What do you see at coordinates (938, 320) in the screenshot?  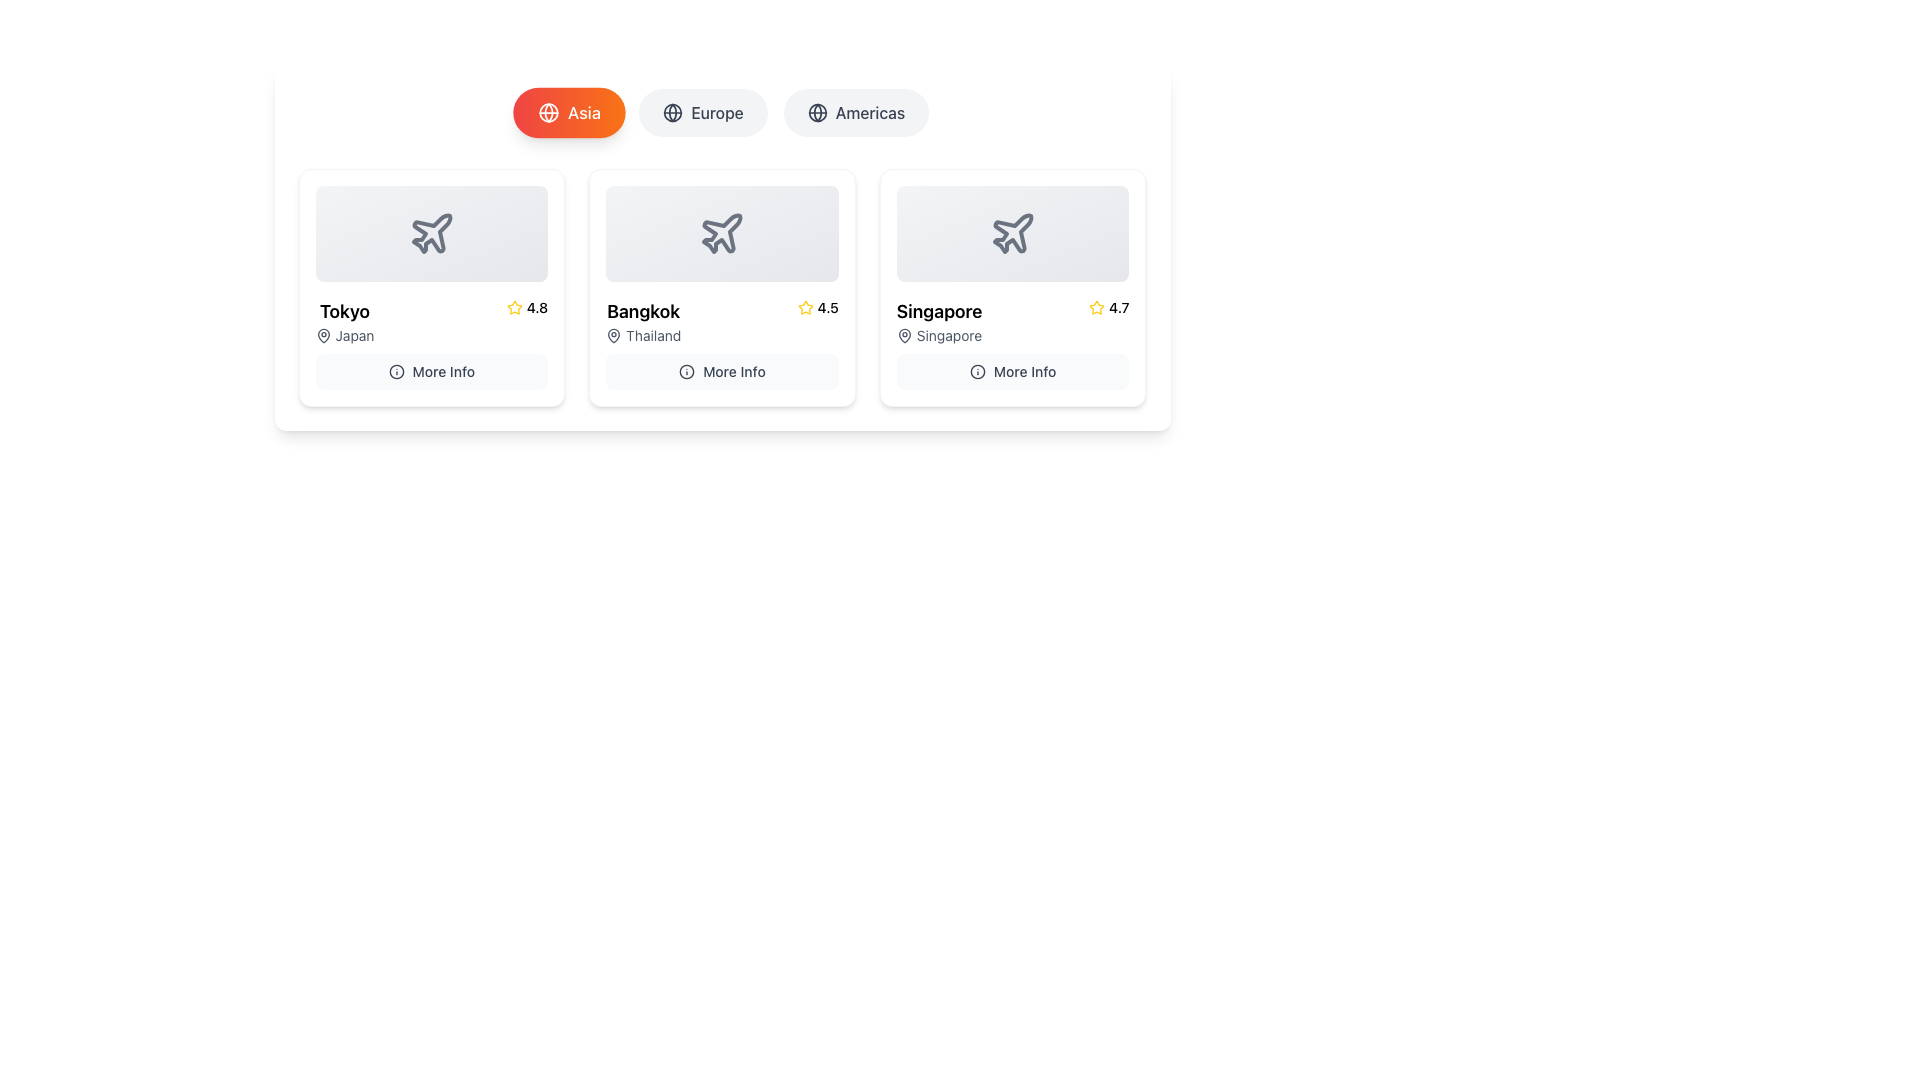 I see `the Text display for 'Singapore' which features a bolded upper line and a grey-colored lower line, accompanied by a map icon, located in the third card above the 'More Info' button` at bounding box center [938, 320].